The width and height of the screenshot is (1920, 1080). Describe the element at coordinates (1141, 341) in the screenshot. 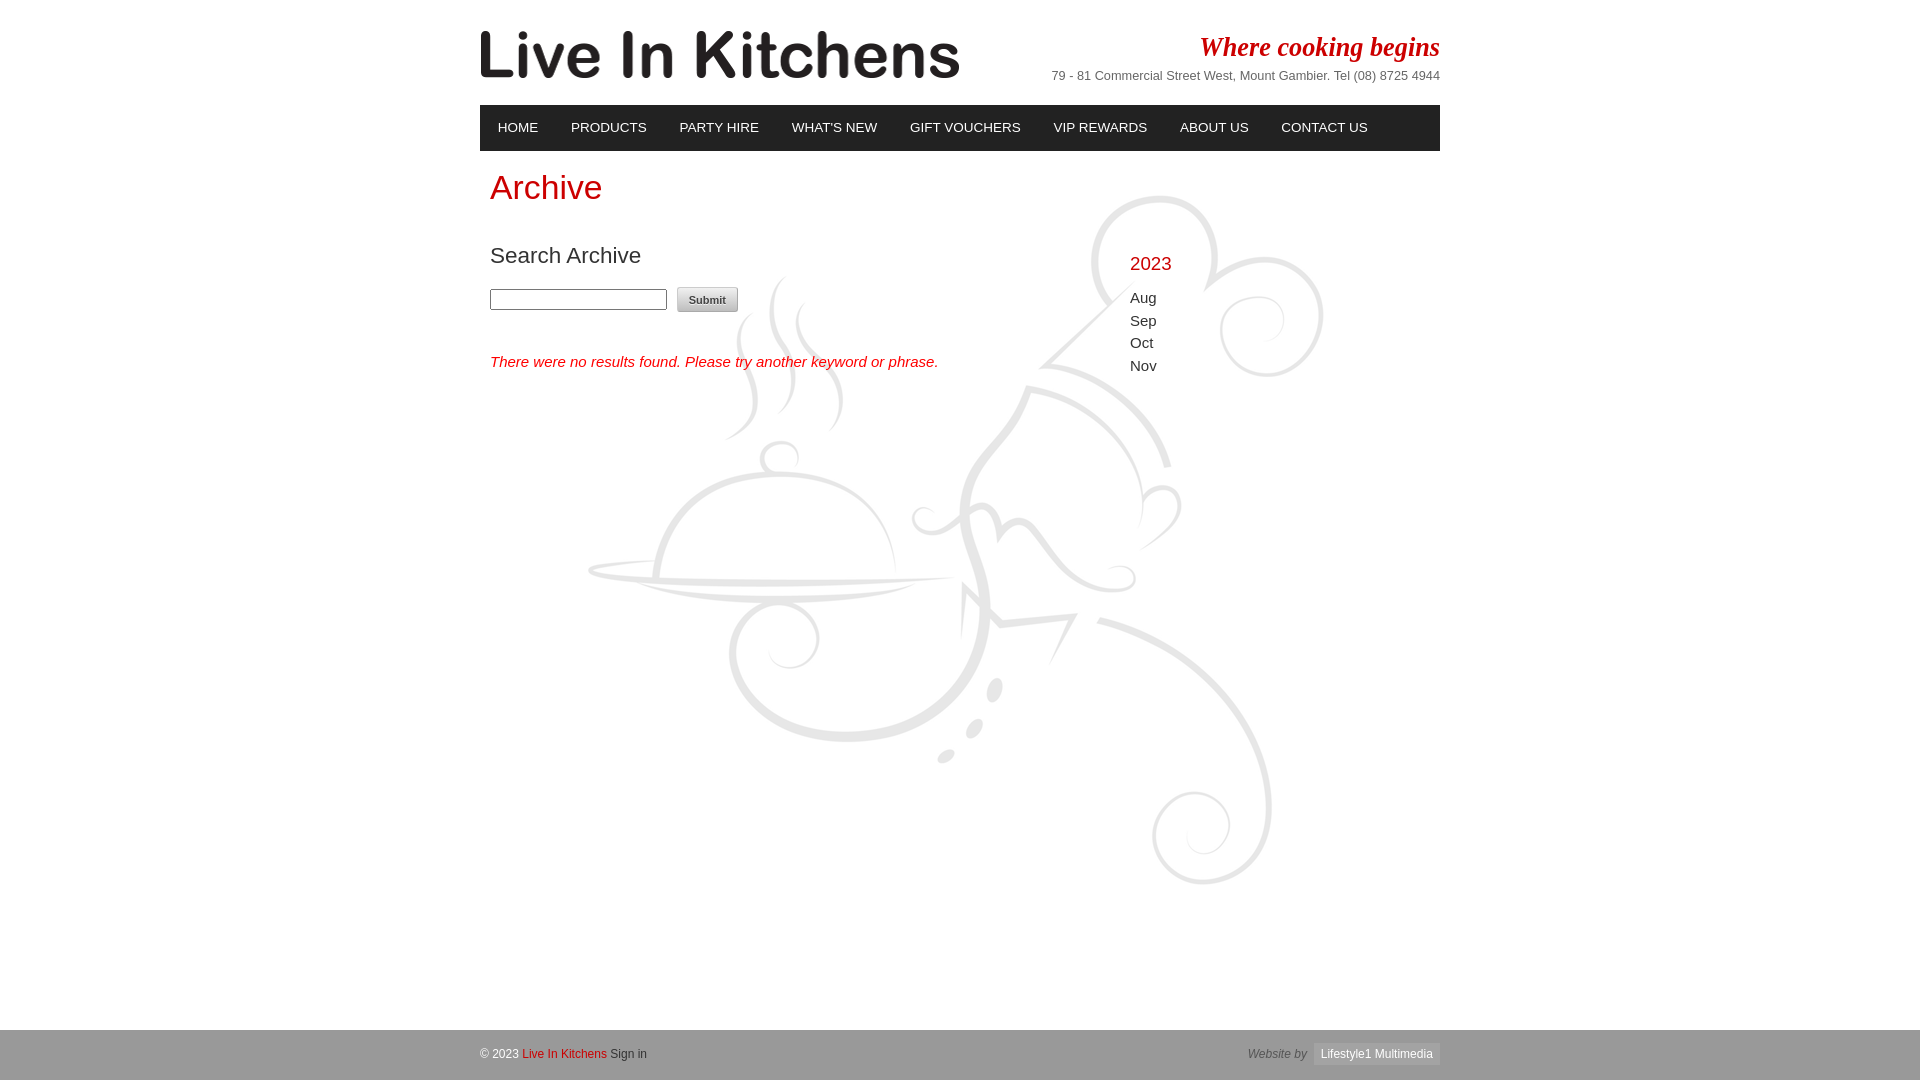

I see `'Oct'` at that location.